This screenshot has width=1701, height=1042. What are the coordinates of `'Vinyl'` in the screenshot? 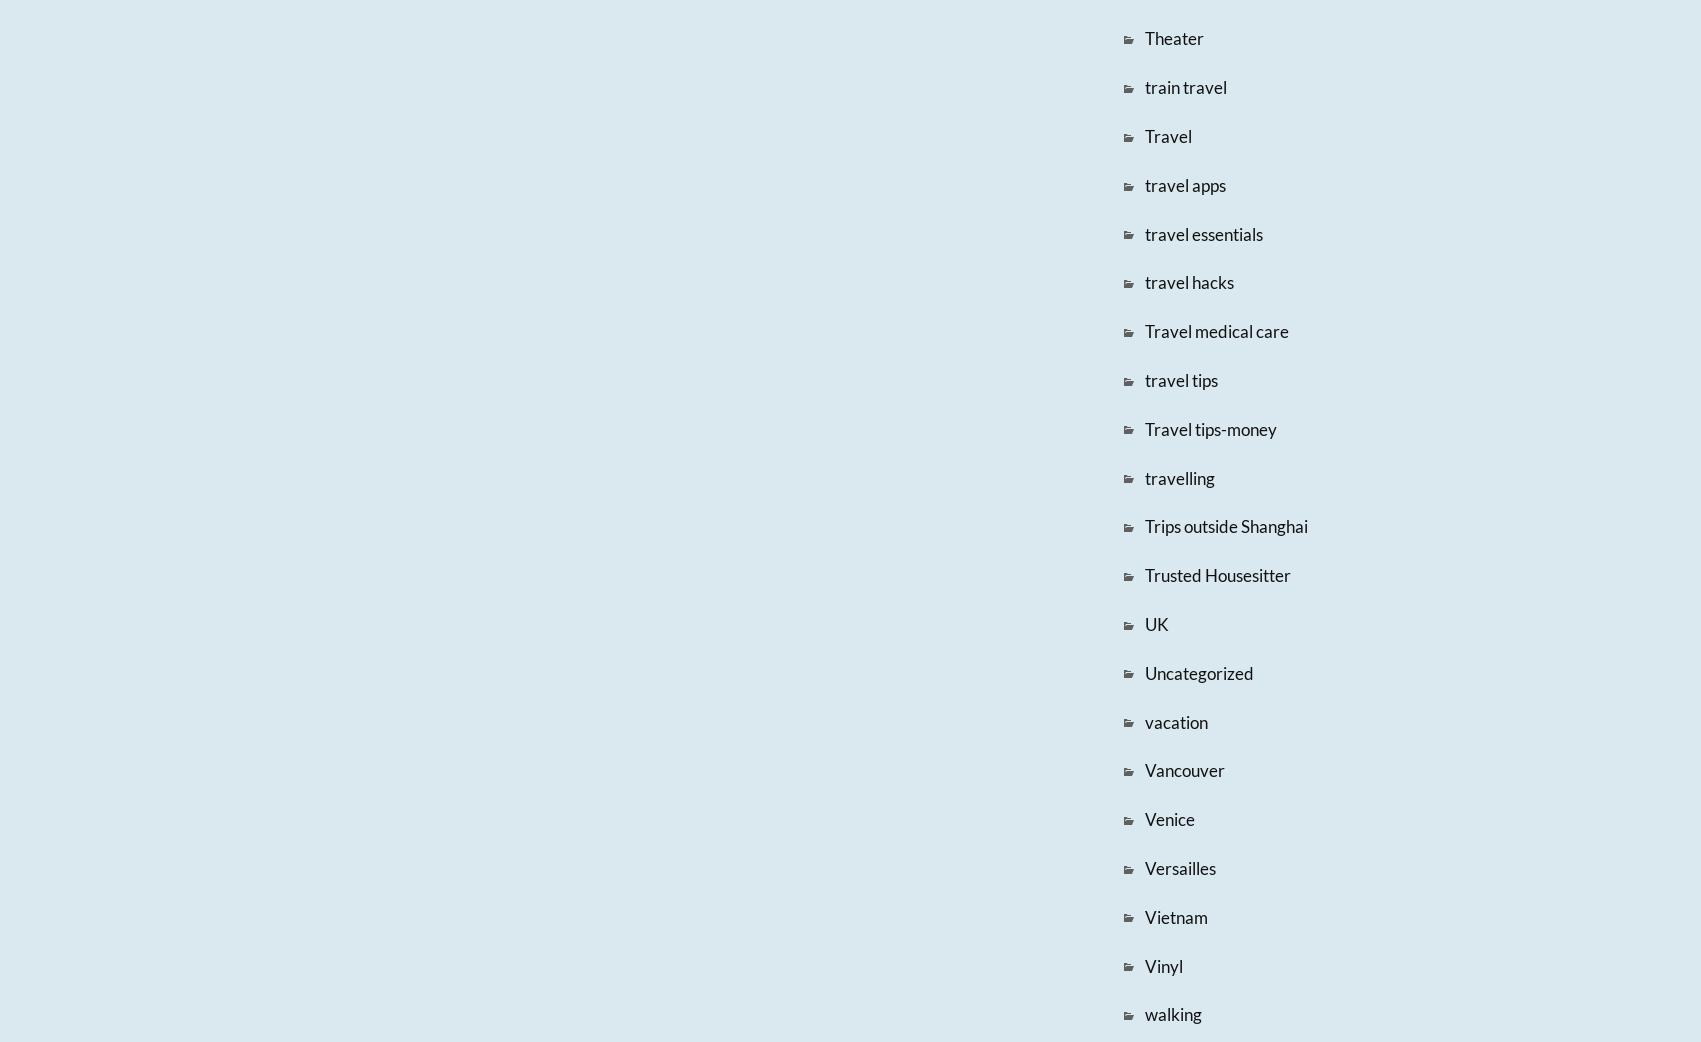 It's located at (1161, 965).